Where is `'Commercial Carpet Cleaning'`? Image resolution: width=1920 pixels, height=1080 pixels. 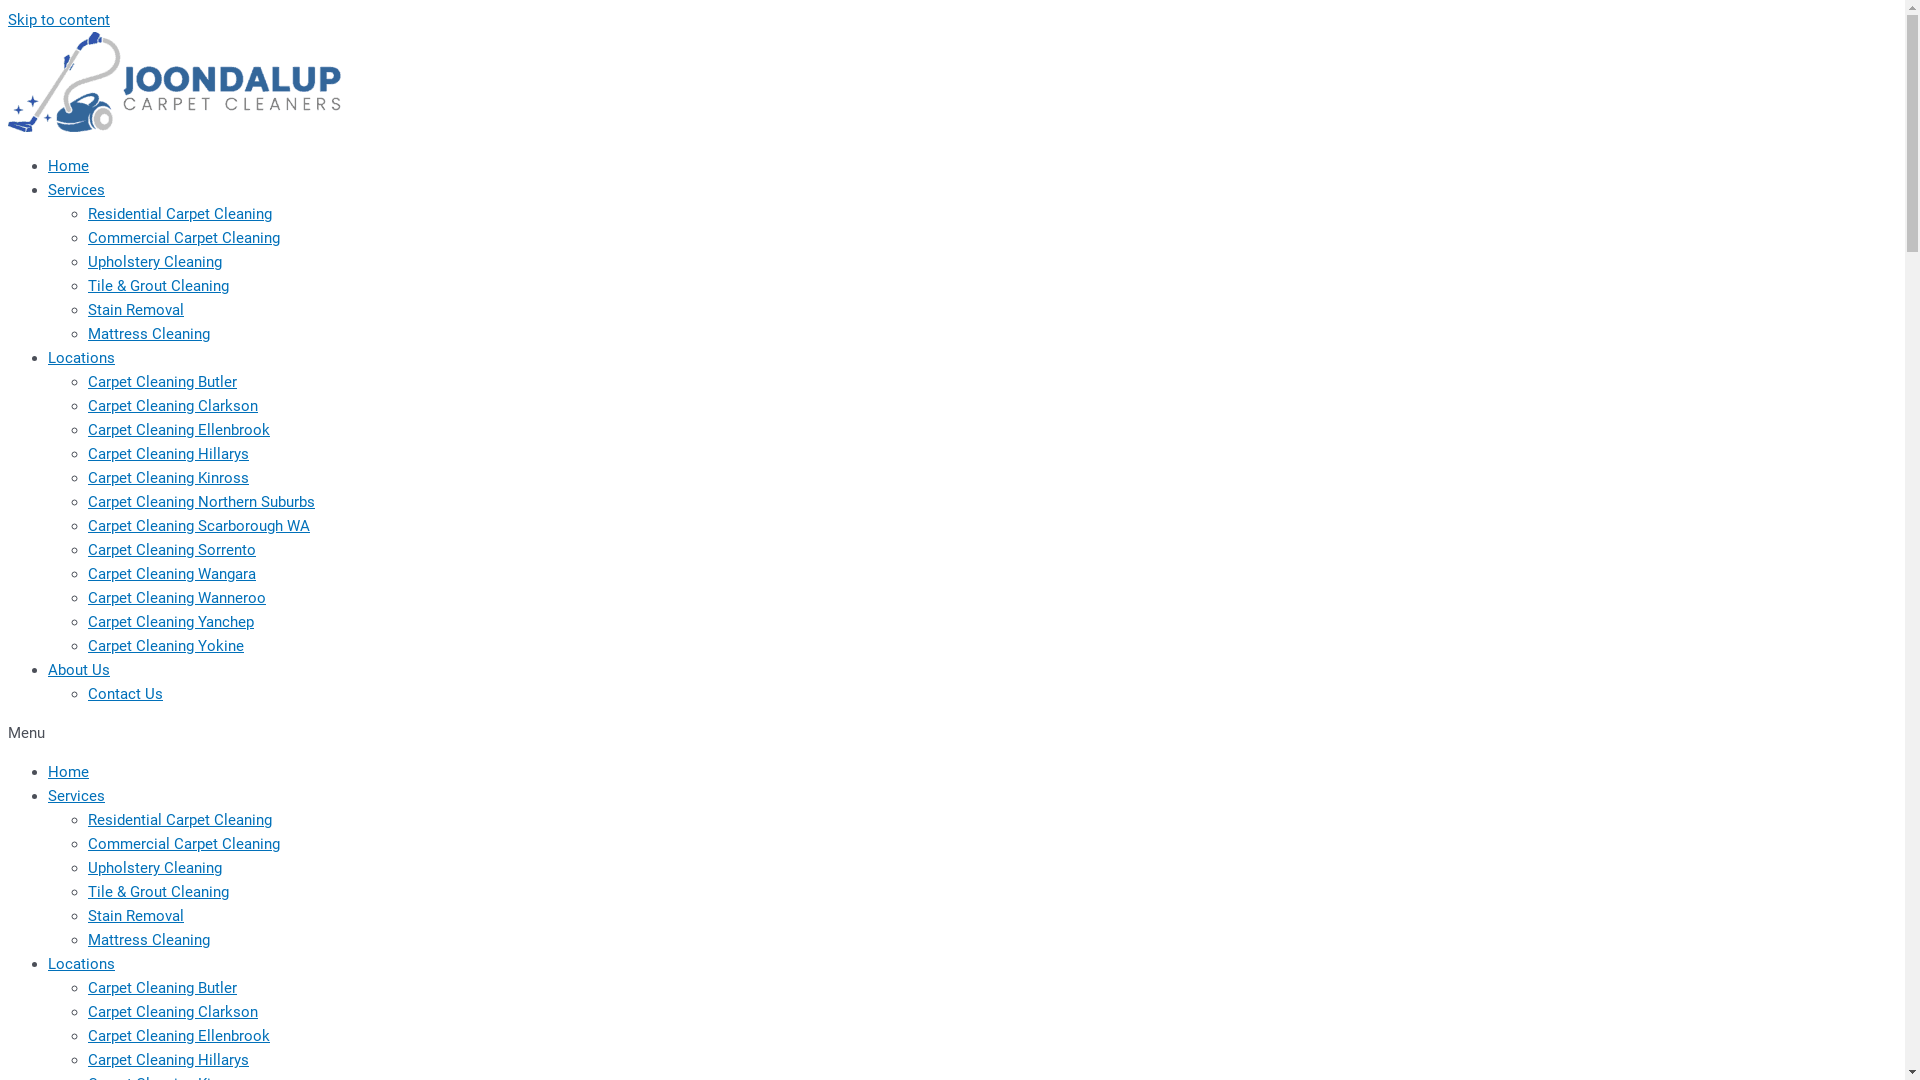
'Commercial Carpet Cleaning' is located at coordinates (183, 844).